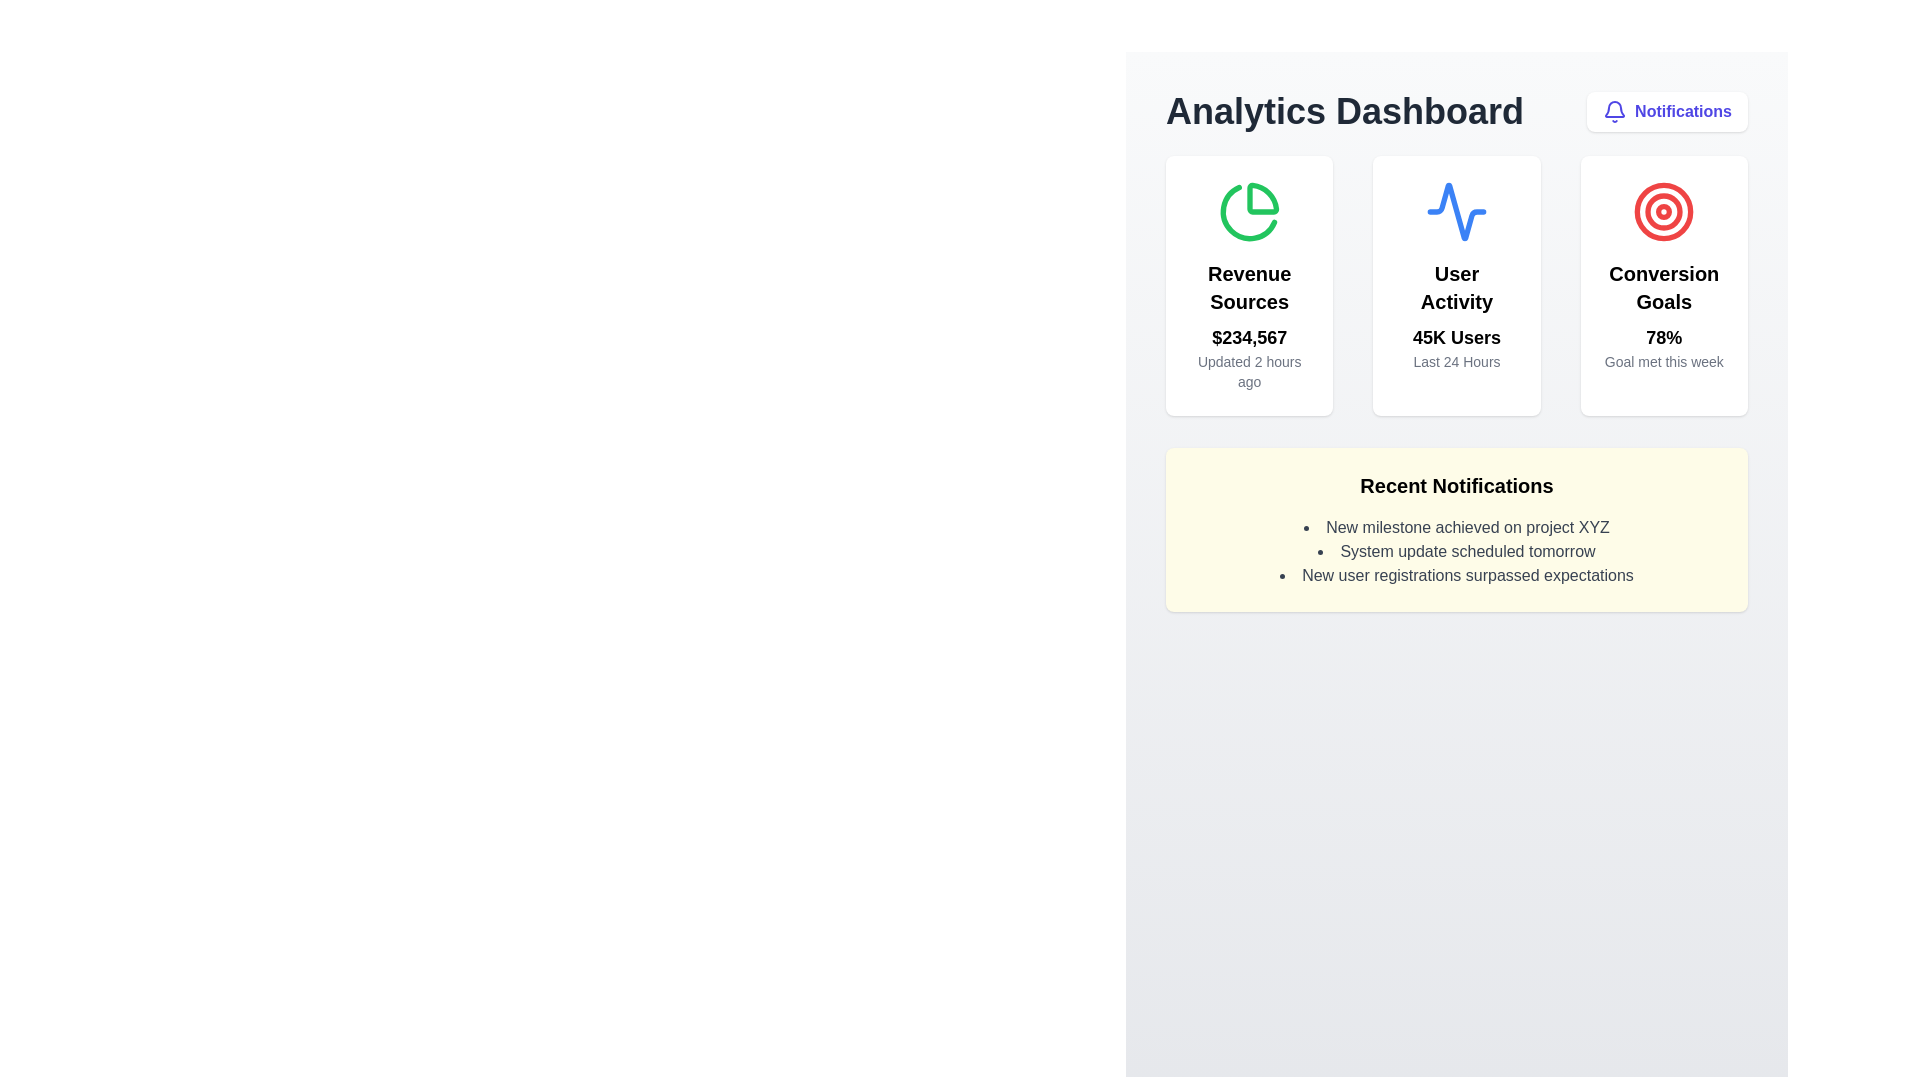 This screenshot has height=1080, width=1920. Describe the element at coordinates (1456, 212) in the screenshot. I see `the user activity icon located at the top center of the 'User Activity' card, above the text 'User Activity.'` at that location.